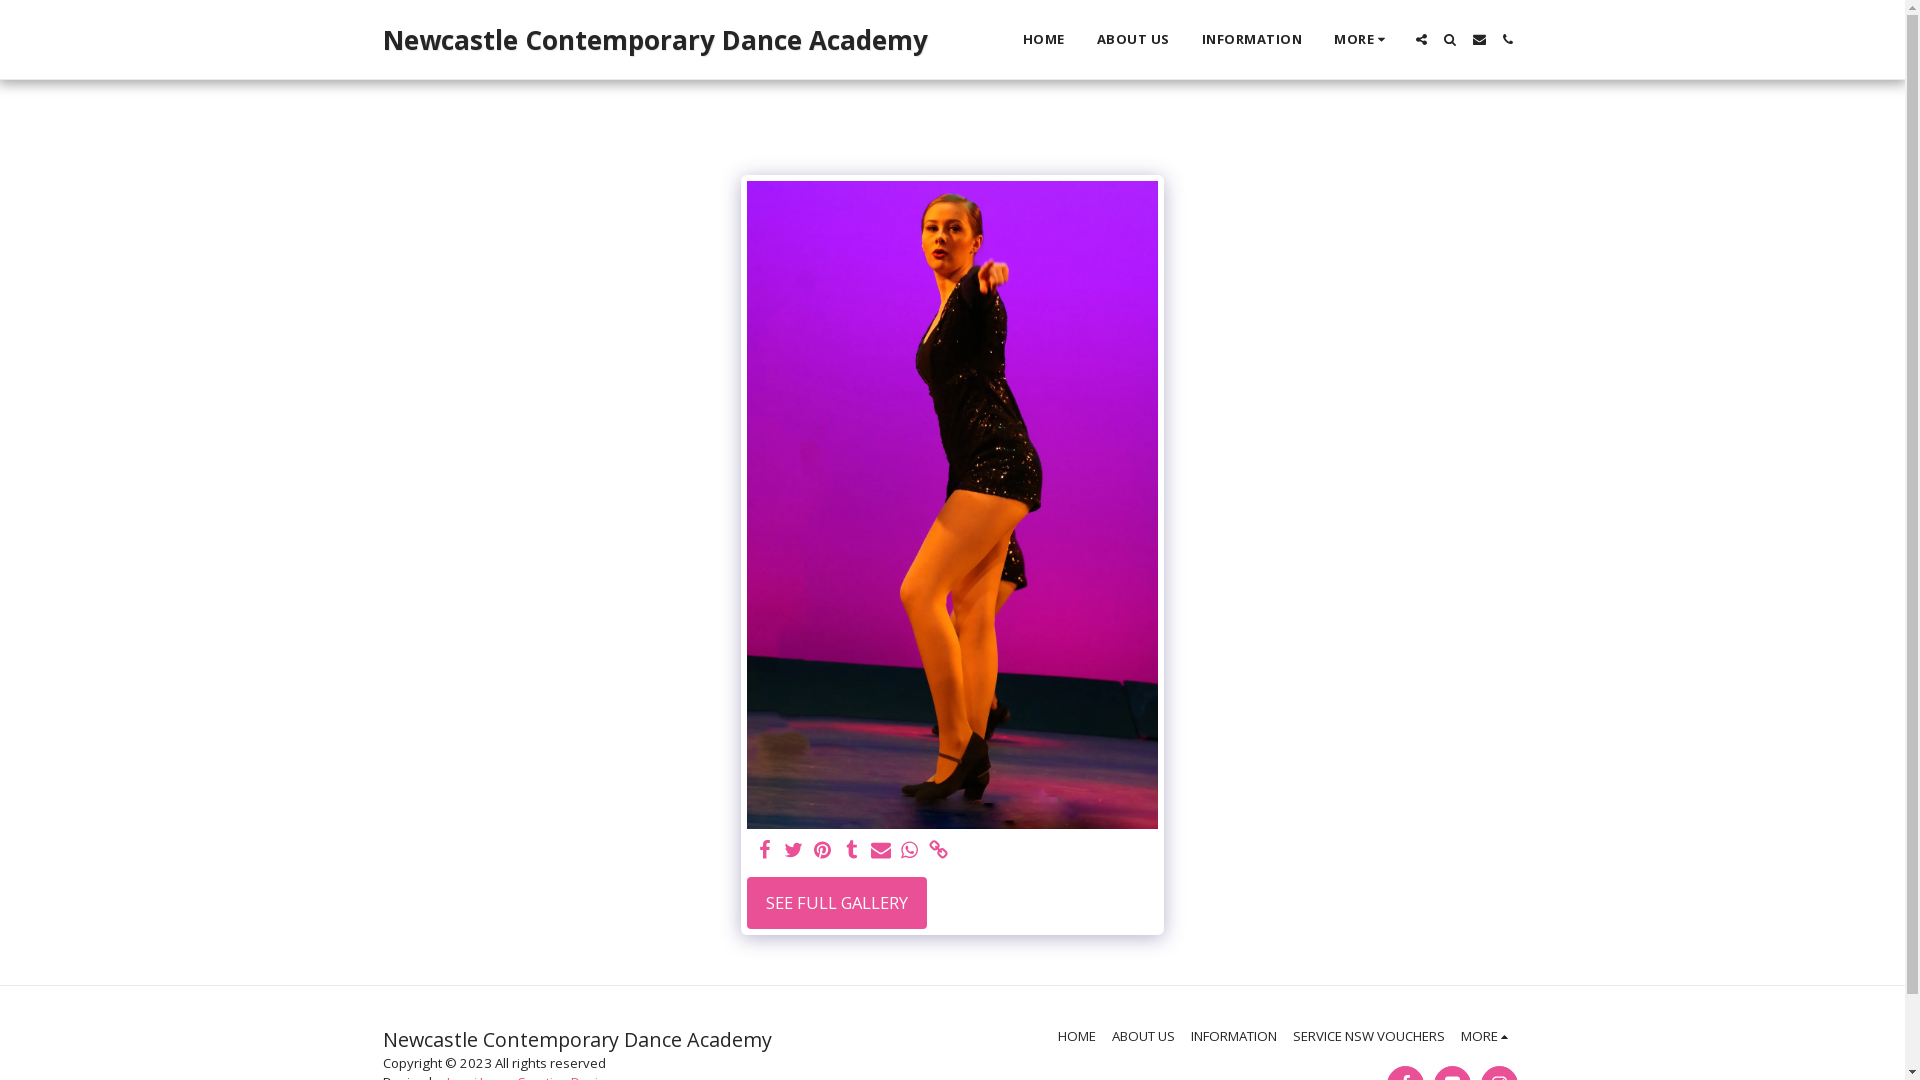  Describe the element at coordinates (836, 902) in the screenshot. I see `'SEE FULL GALLERY'` at that location.